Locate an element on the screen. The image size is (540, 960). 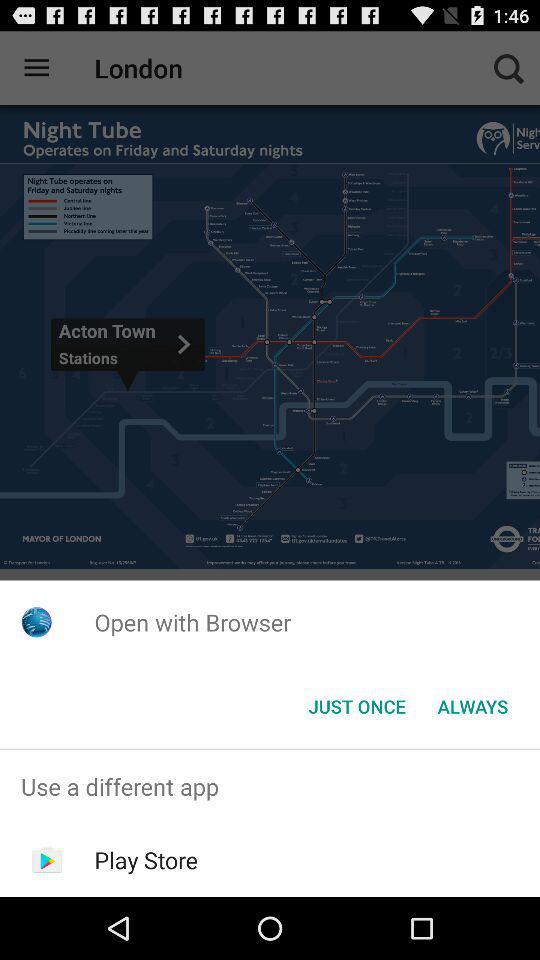
the just once item is located at coordinates (356, 706).